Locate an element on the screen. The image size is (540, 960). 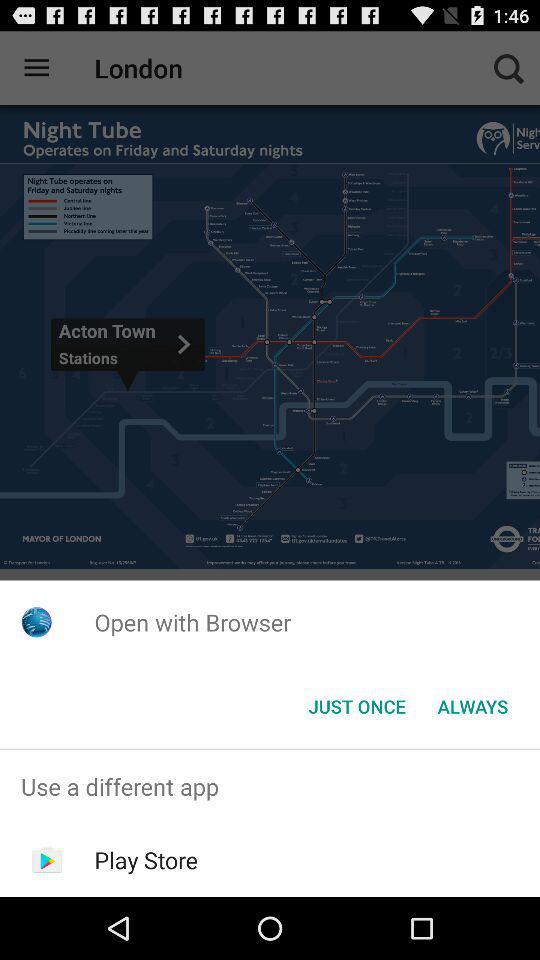
the just once item is located at coordinates (356, 706).